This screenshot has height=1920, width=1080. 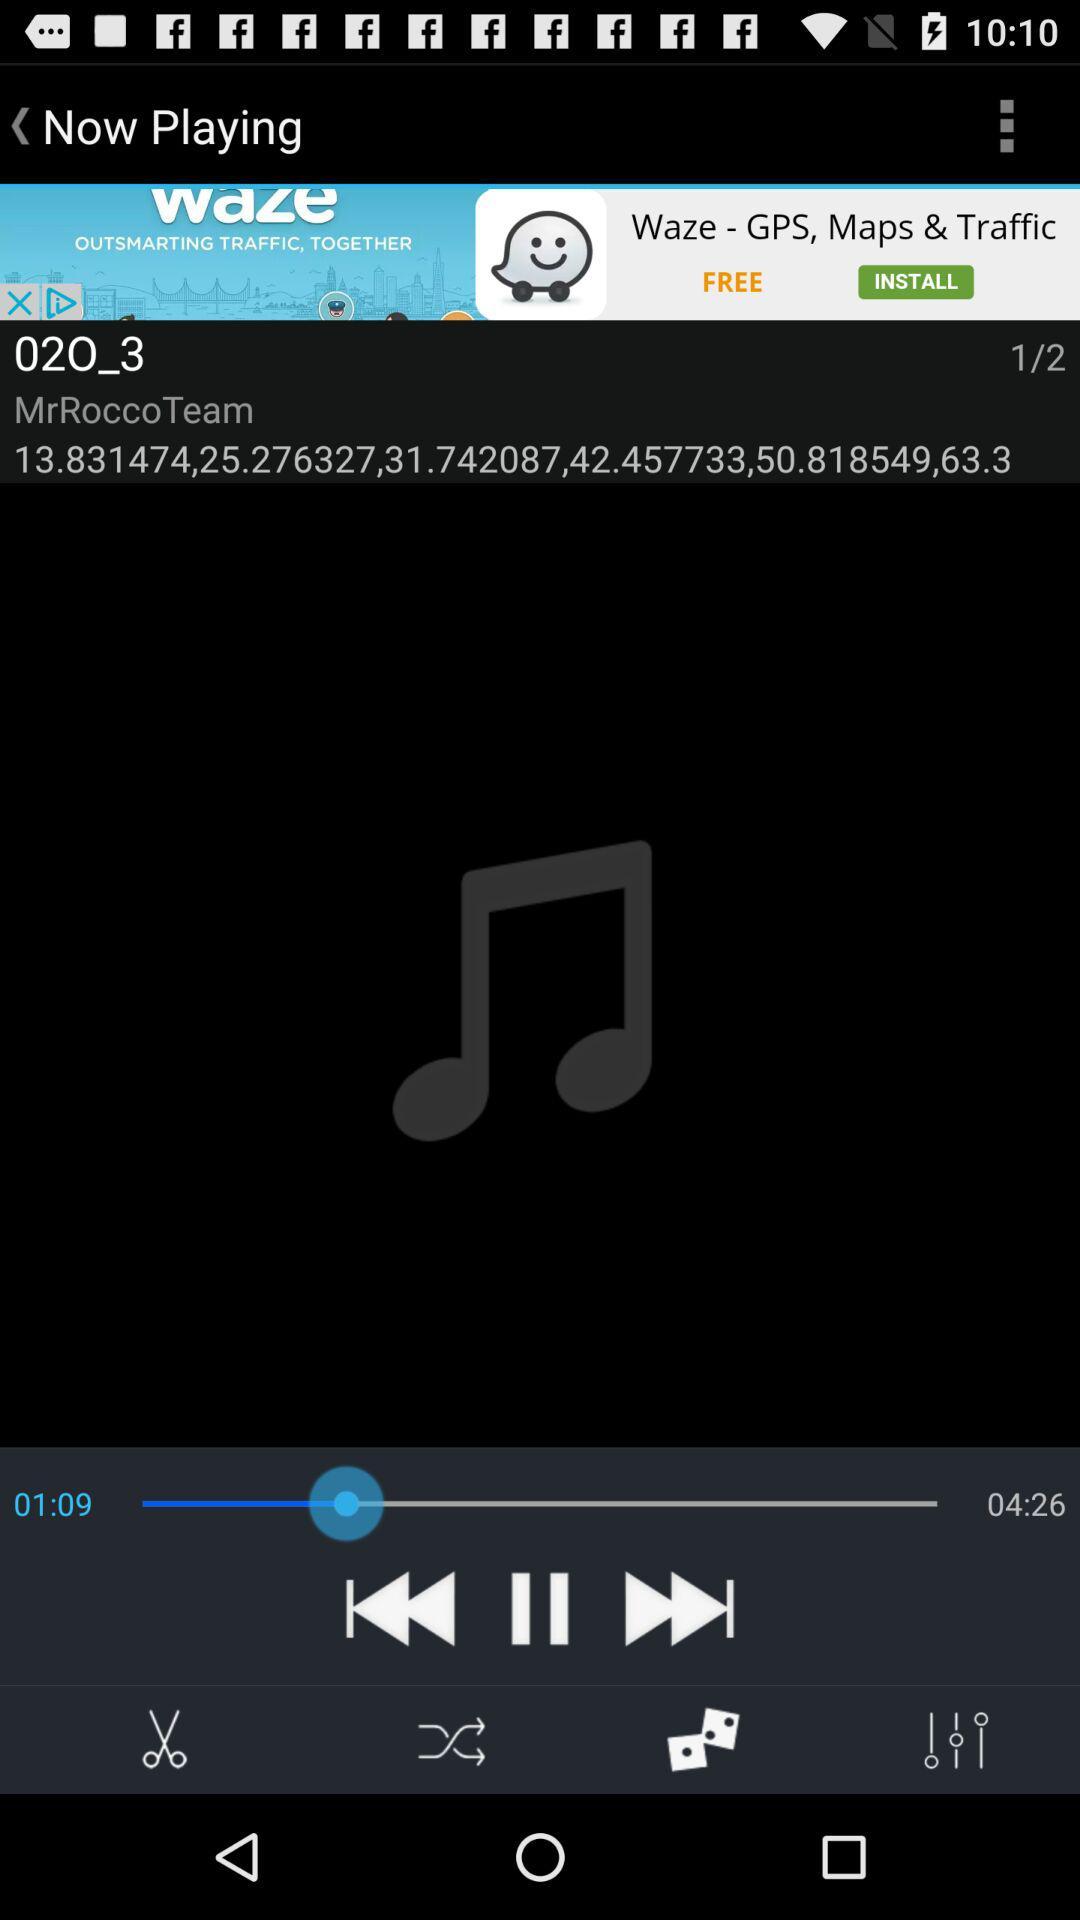 What do you see at coordinates (953, 1861) in the screenshot?
I see `the sliders icon` at bounding box center [953, 1861].